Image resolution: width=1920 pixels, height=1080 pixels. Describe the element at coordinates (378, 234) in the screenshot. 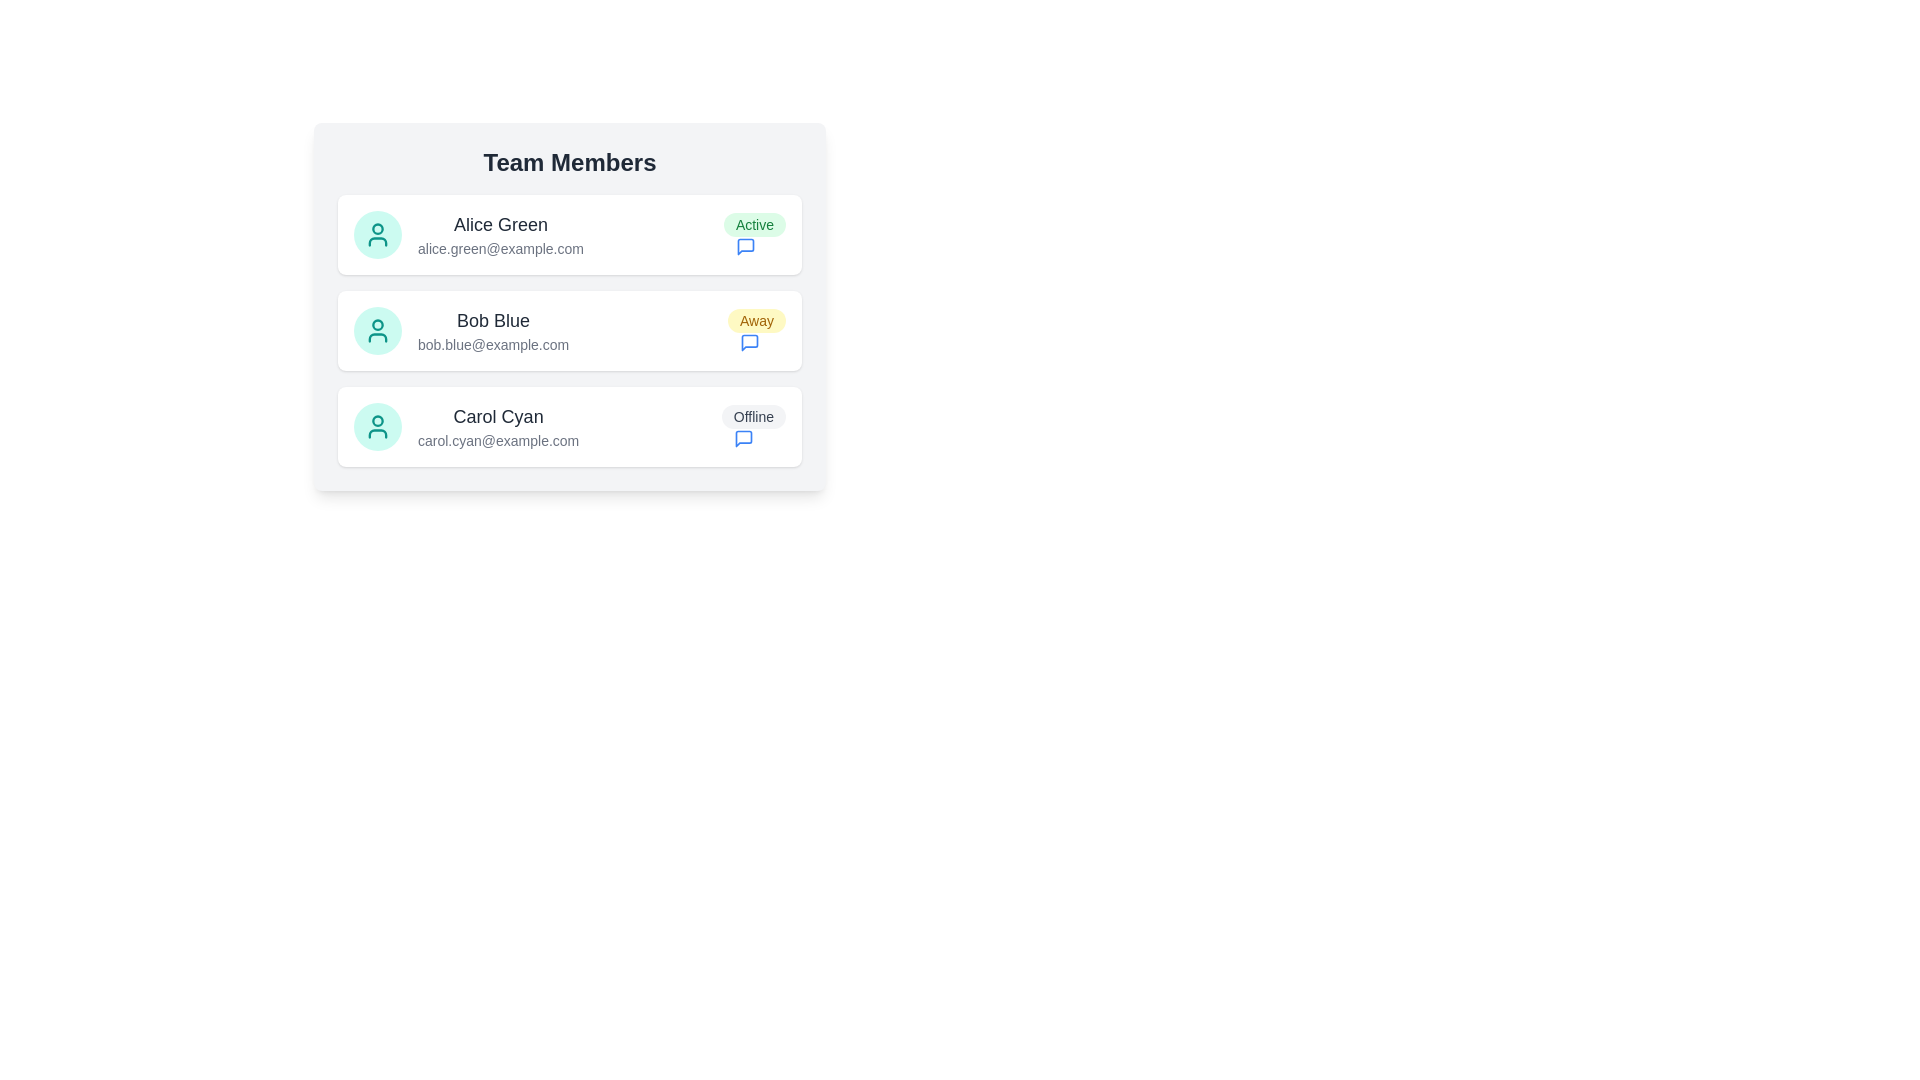

I see `the teal-colored user icon within the rounded rectangular card located at the top-left corner of the first card in the list, adjacent to the 'Alice Green' name label and email` at that location.